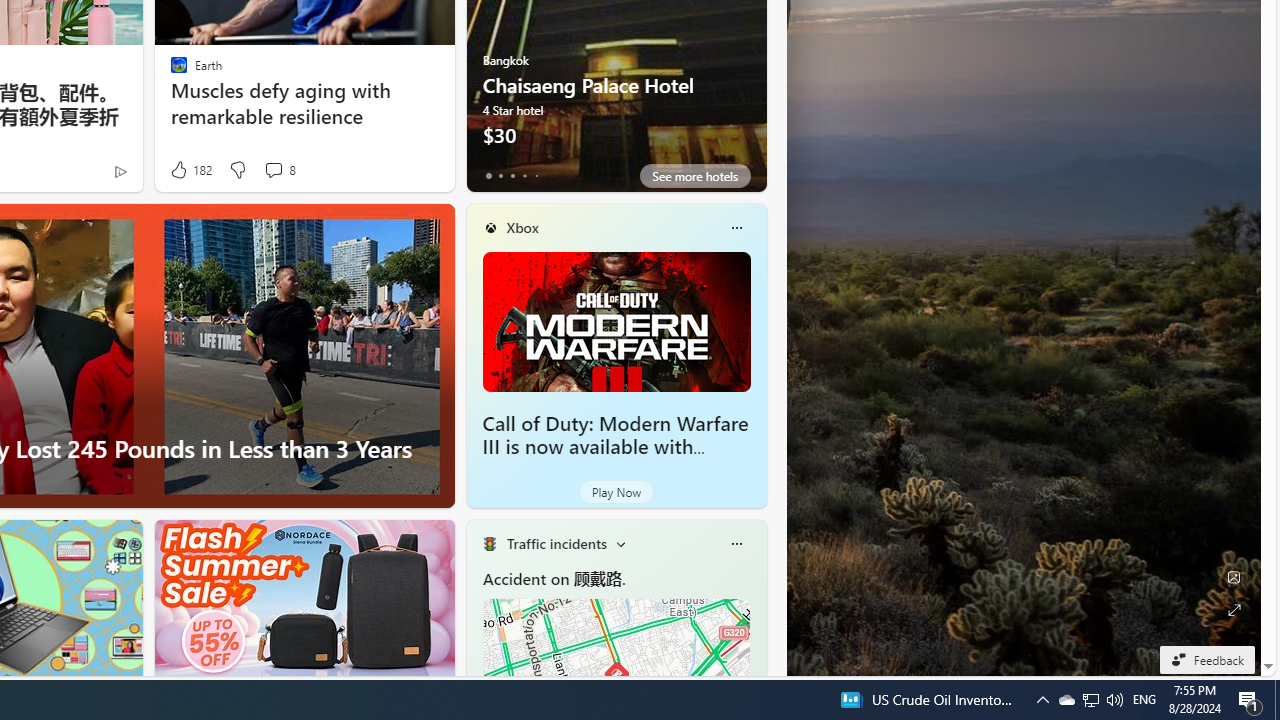 This screenshot has height=720, width=1280. I want to click on 'tab-1', so click(500, 175).